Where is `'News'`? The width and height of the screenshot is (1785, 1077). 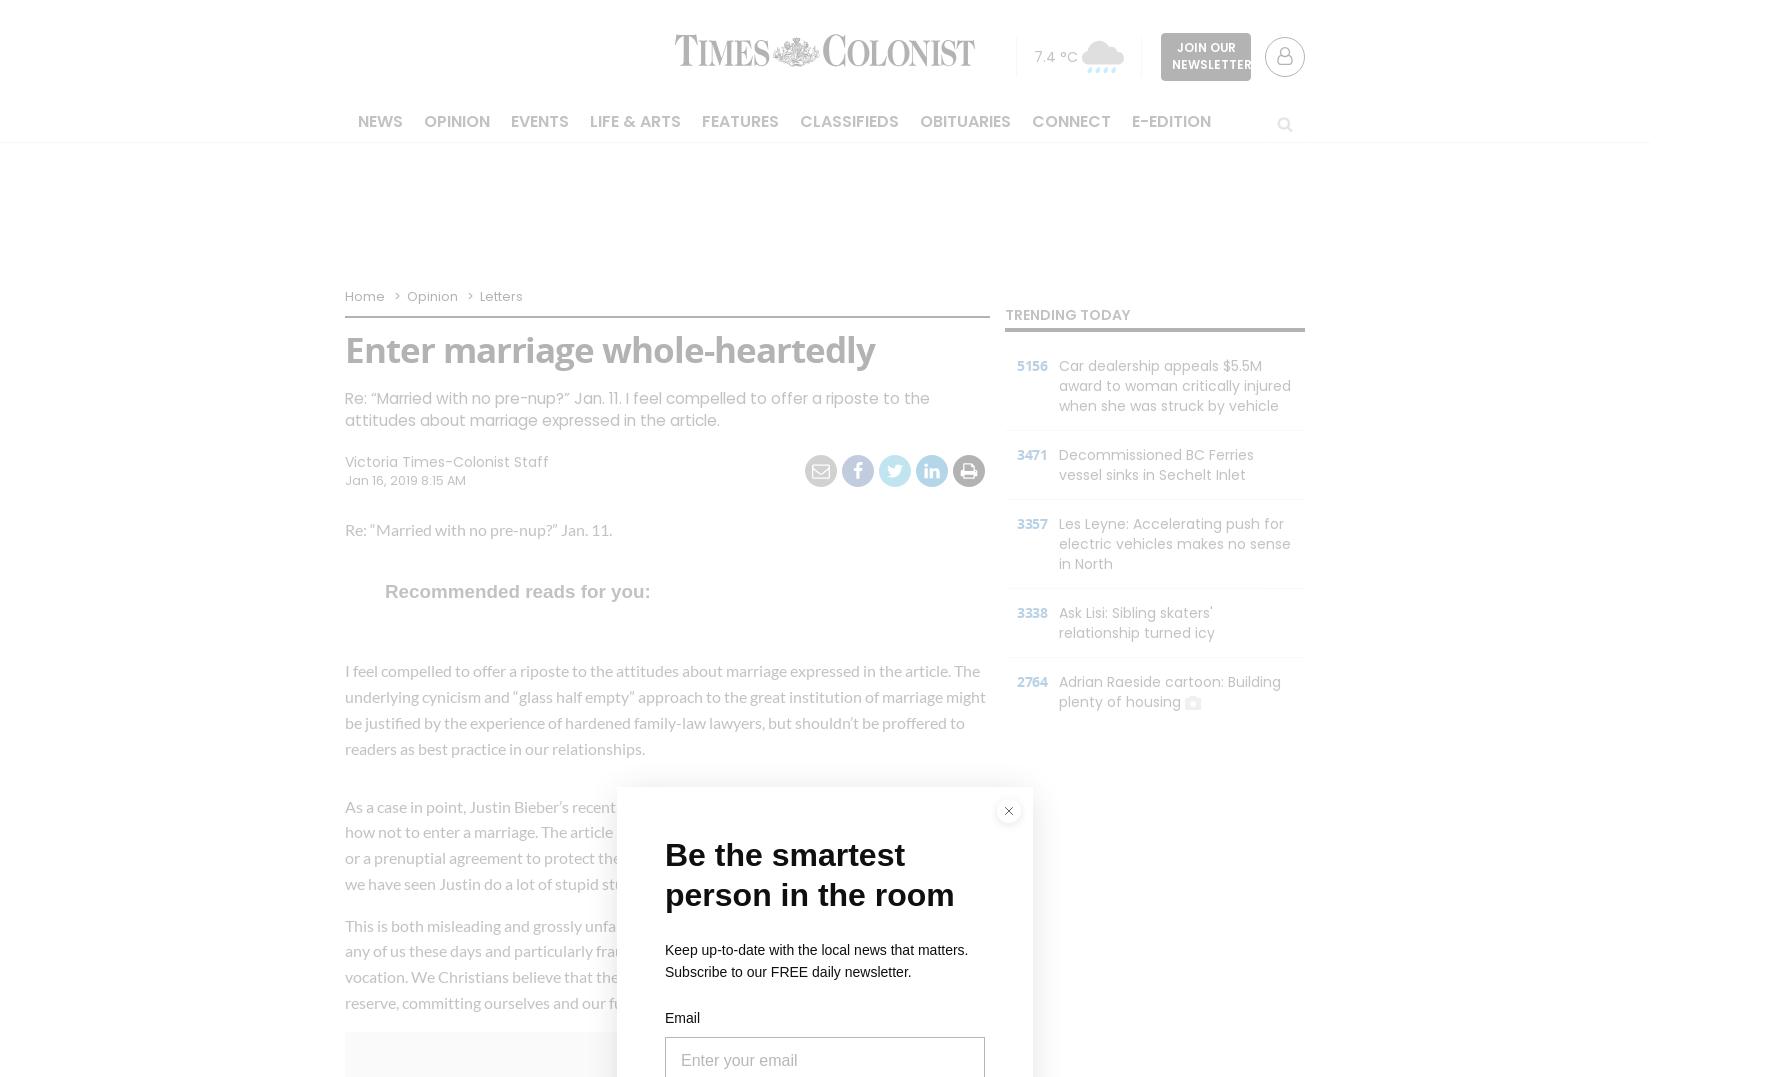 'News' is located at coordinates (380, 120).